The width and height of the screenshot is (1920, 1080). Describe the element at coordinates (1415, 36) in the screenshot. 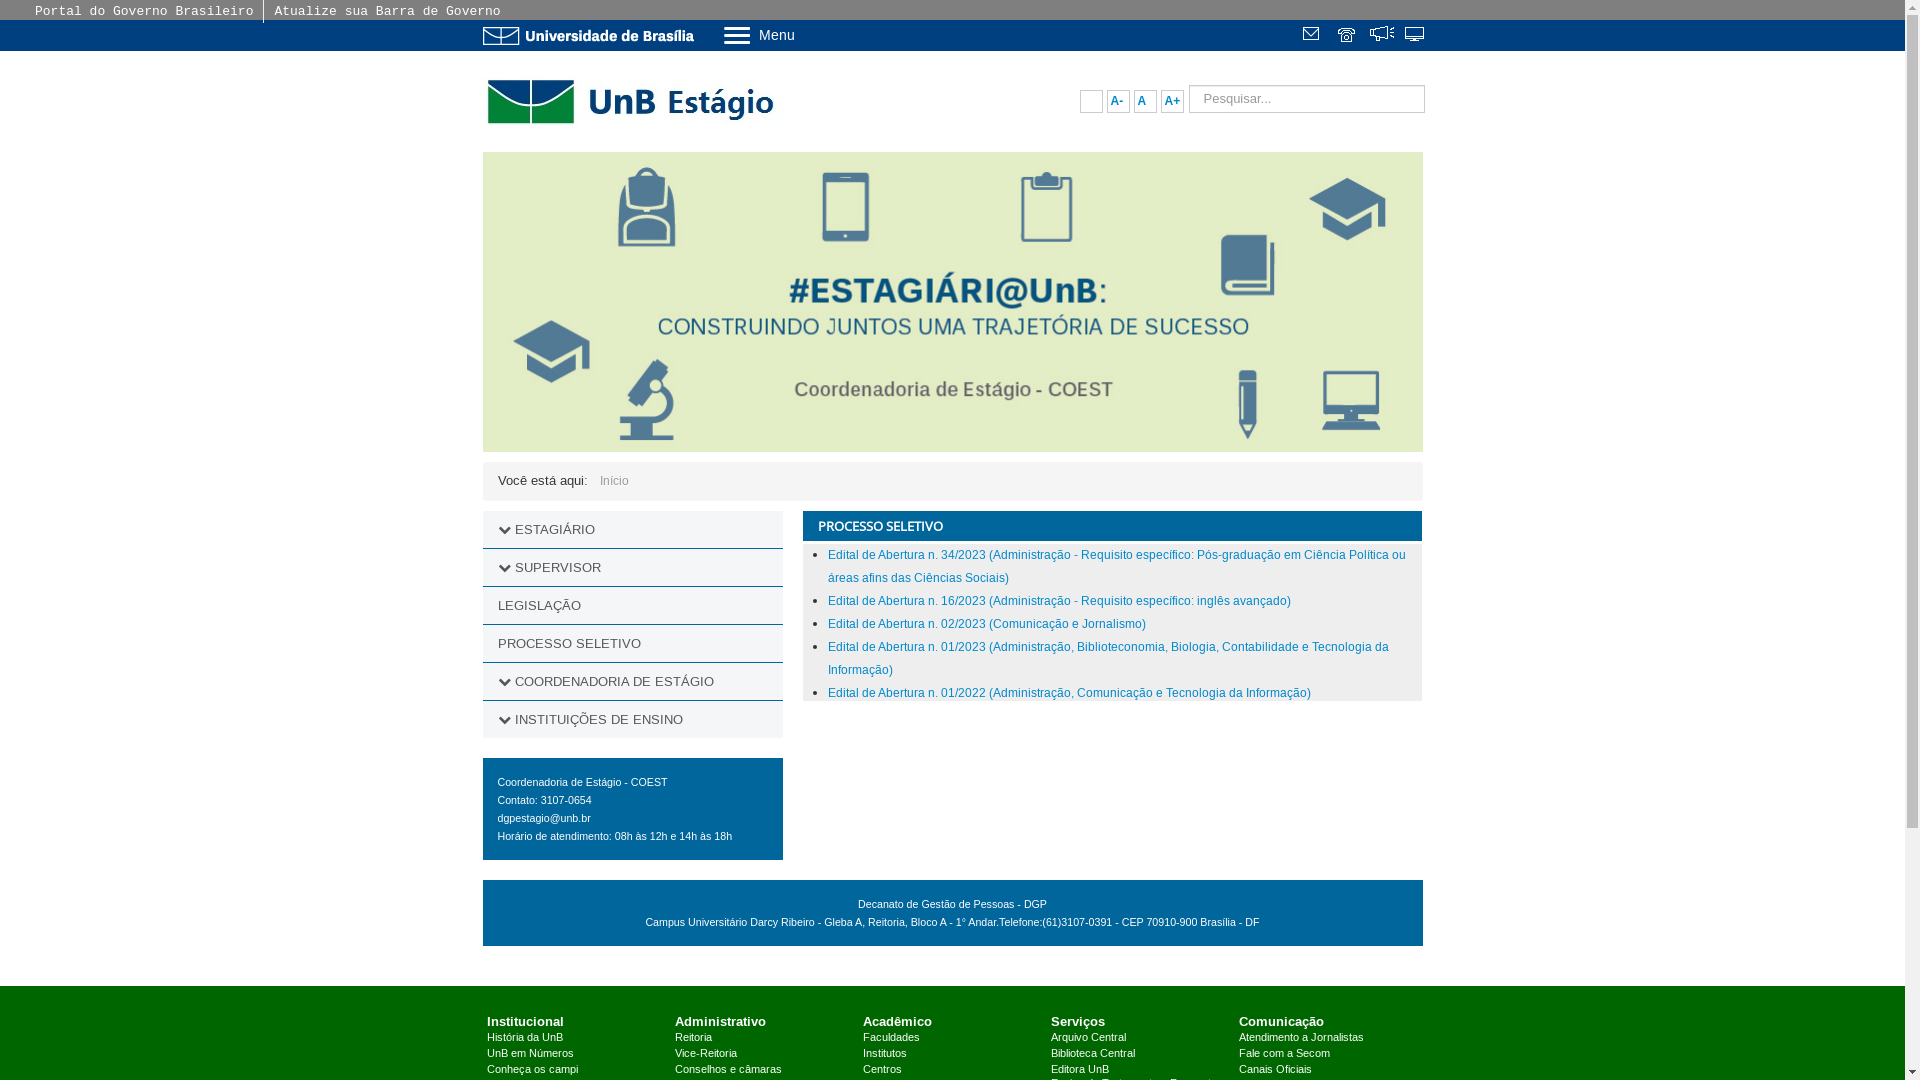

I see `'Sistemas'` at that location.